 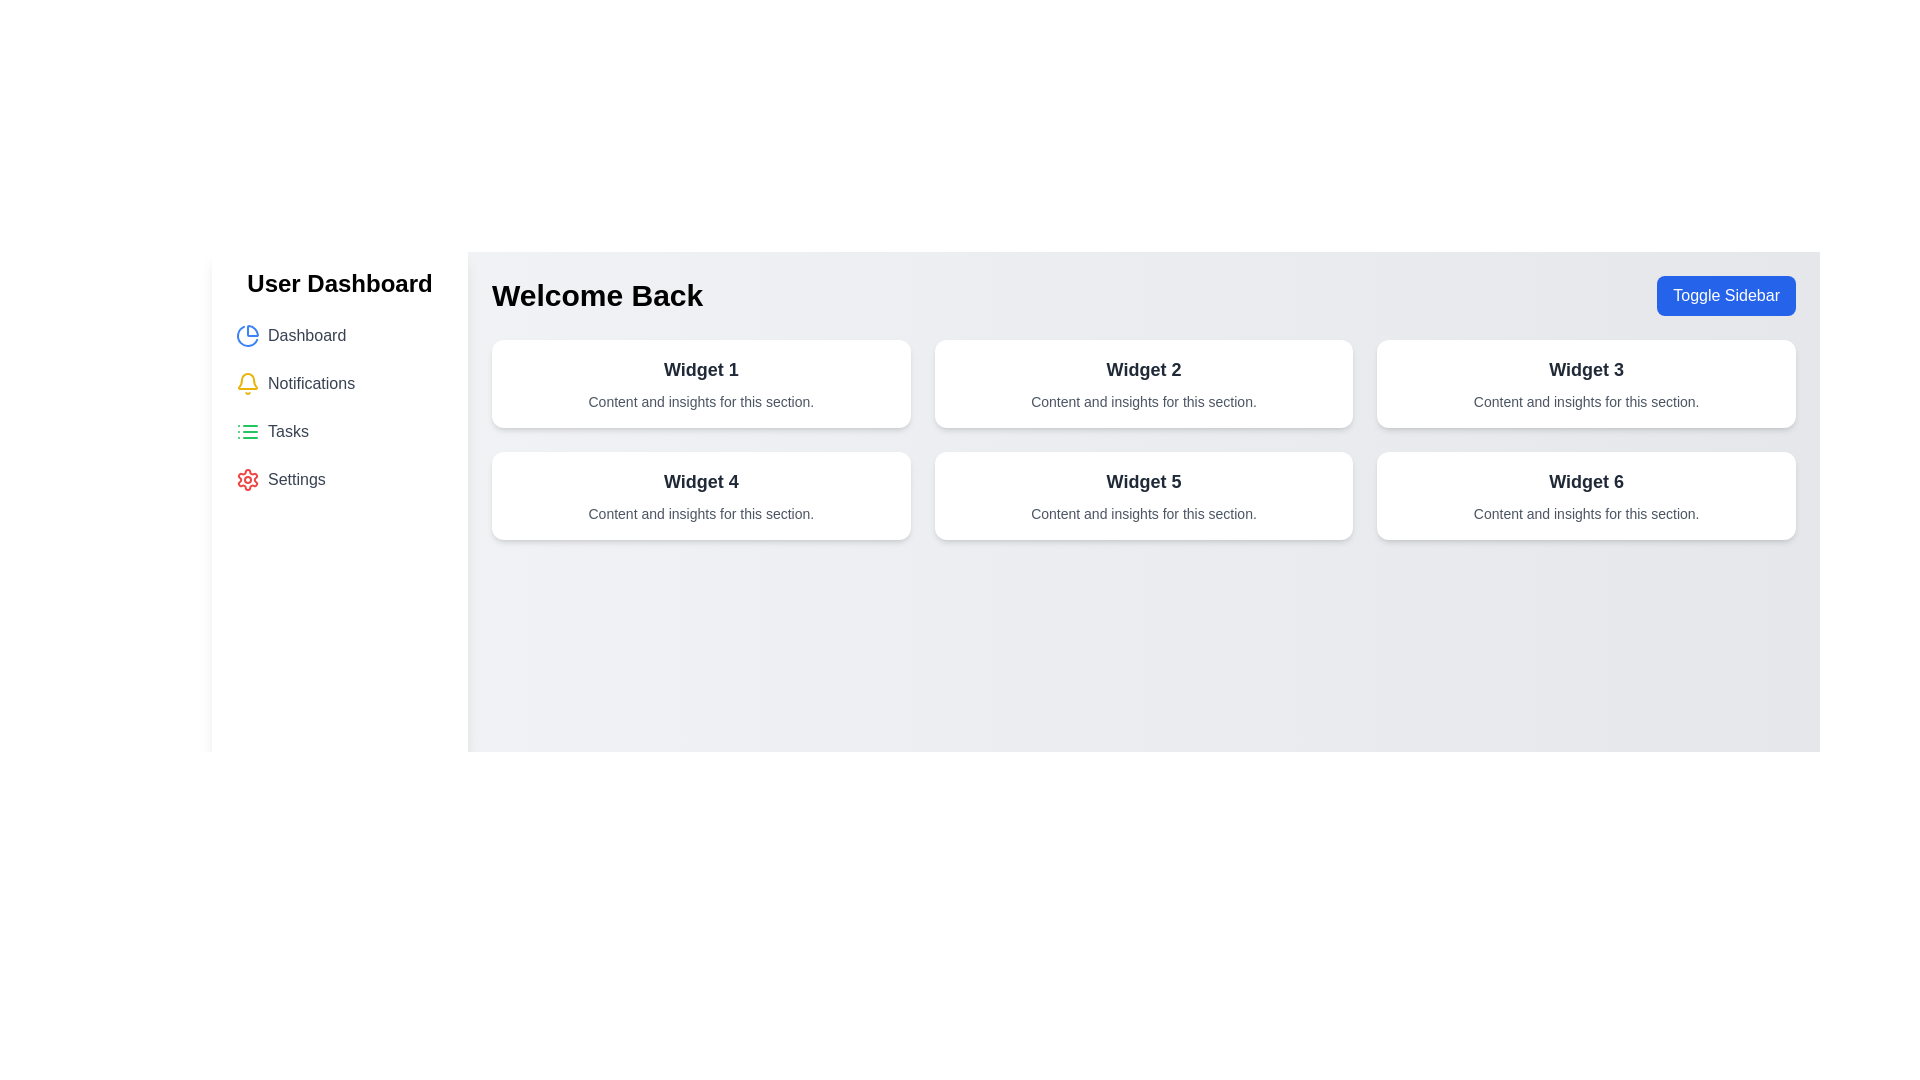 I want to click on the 'Notifications' menu item, which features a yellow notification bell icon and gray text, so click(x=340, y=384).